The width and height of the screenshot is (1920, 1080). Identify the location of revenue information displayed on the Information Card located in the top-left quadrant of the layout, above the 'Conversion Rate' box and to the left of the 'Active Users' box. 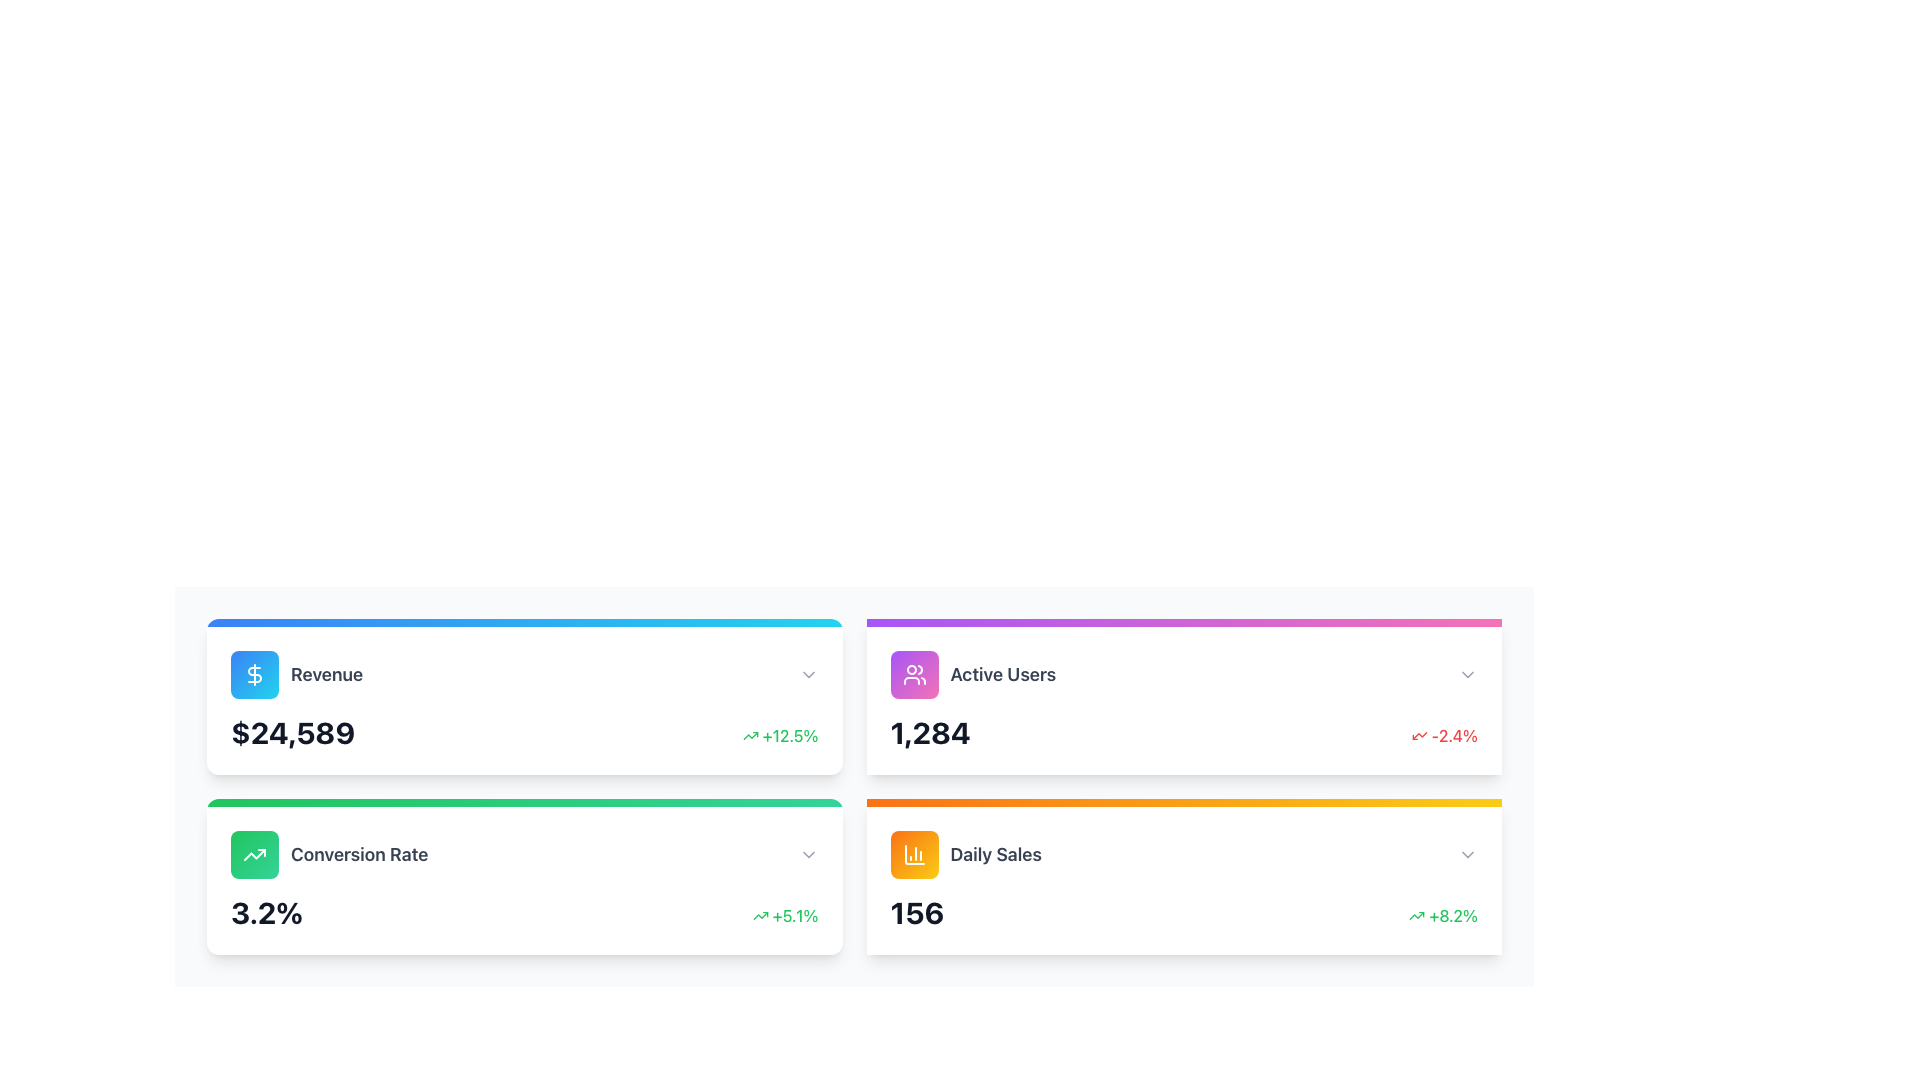
(524, 700).